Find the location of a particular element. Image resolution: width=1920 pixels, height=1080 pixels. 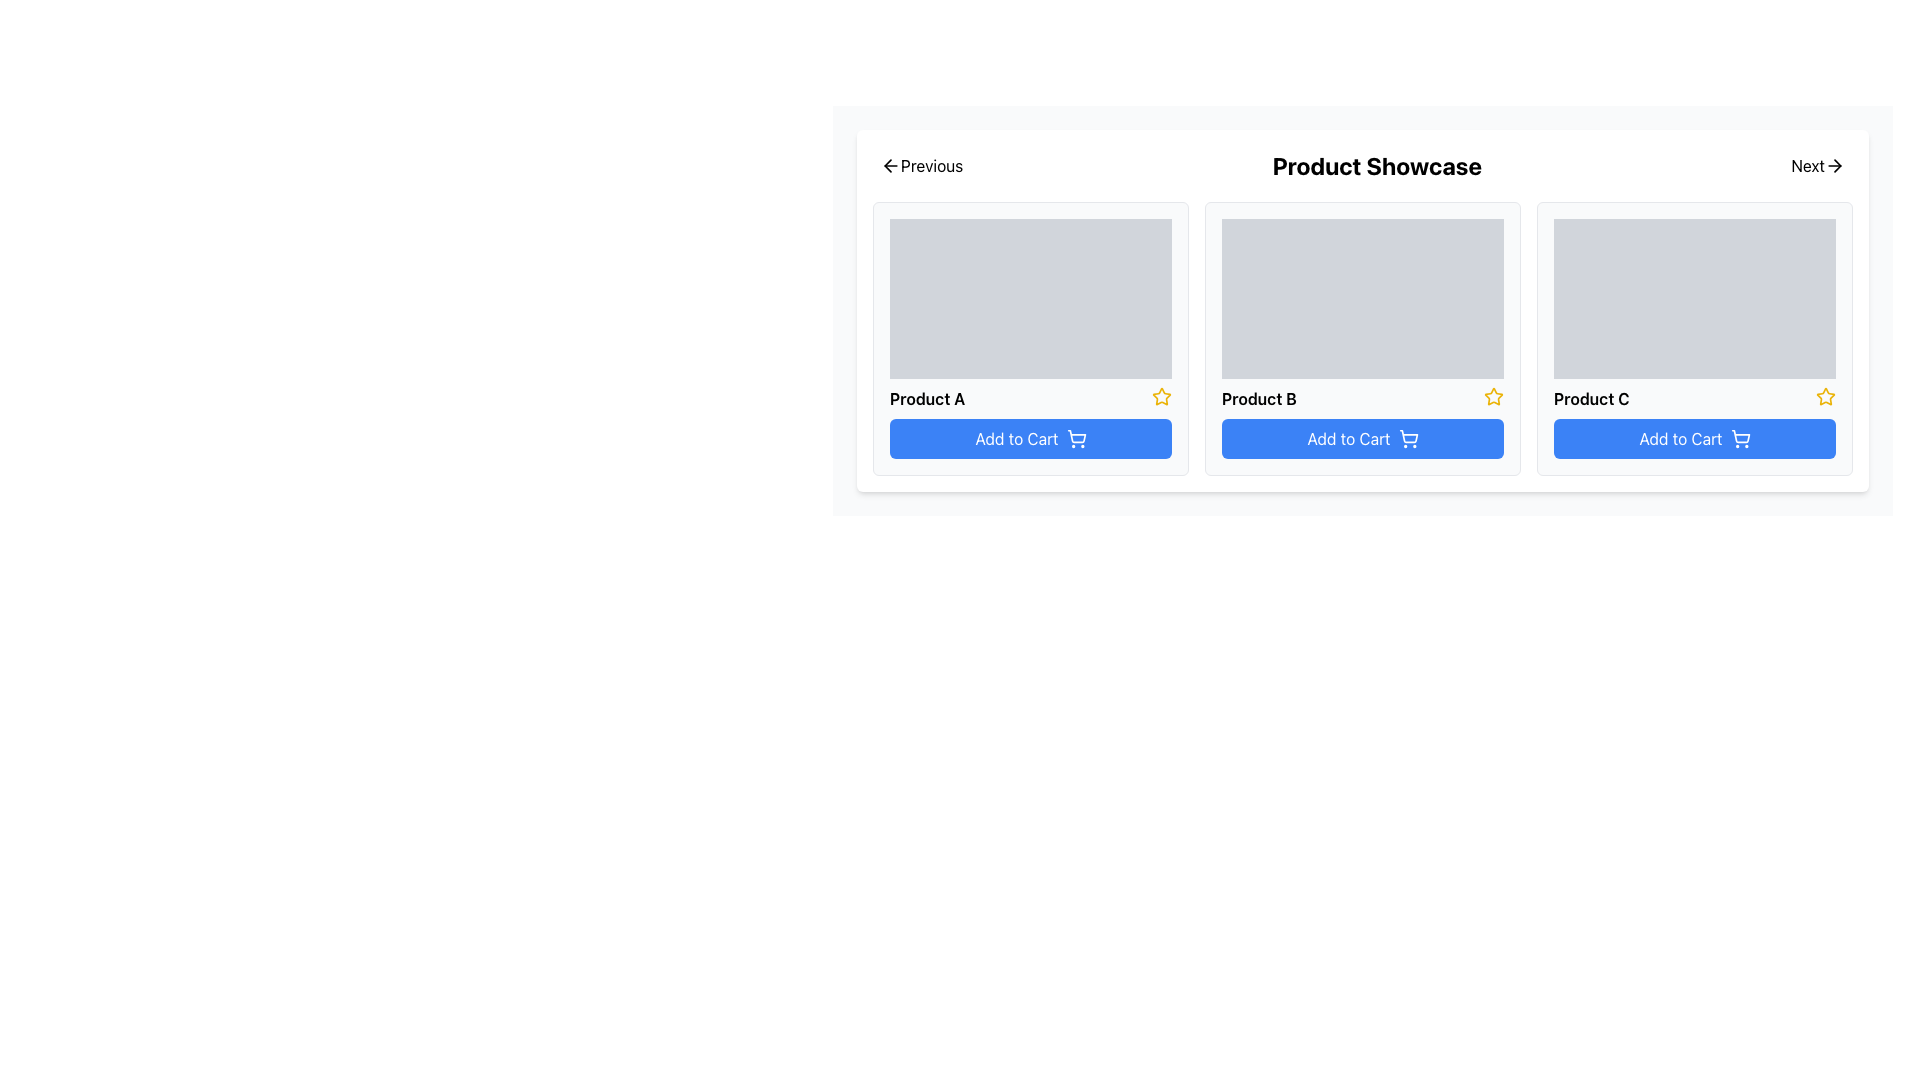

the button located at the bottom of the card for 'Product A' is located at coordinates (1031, 438).